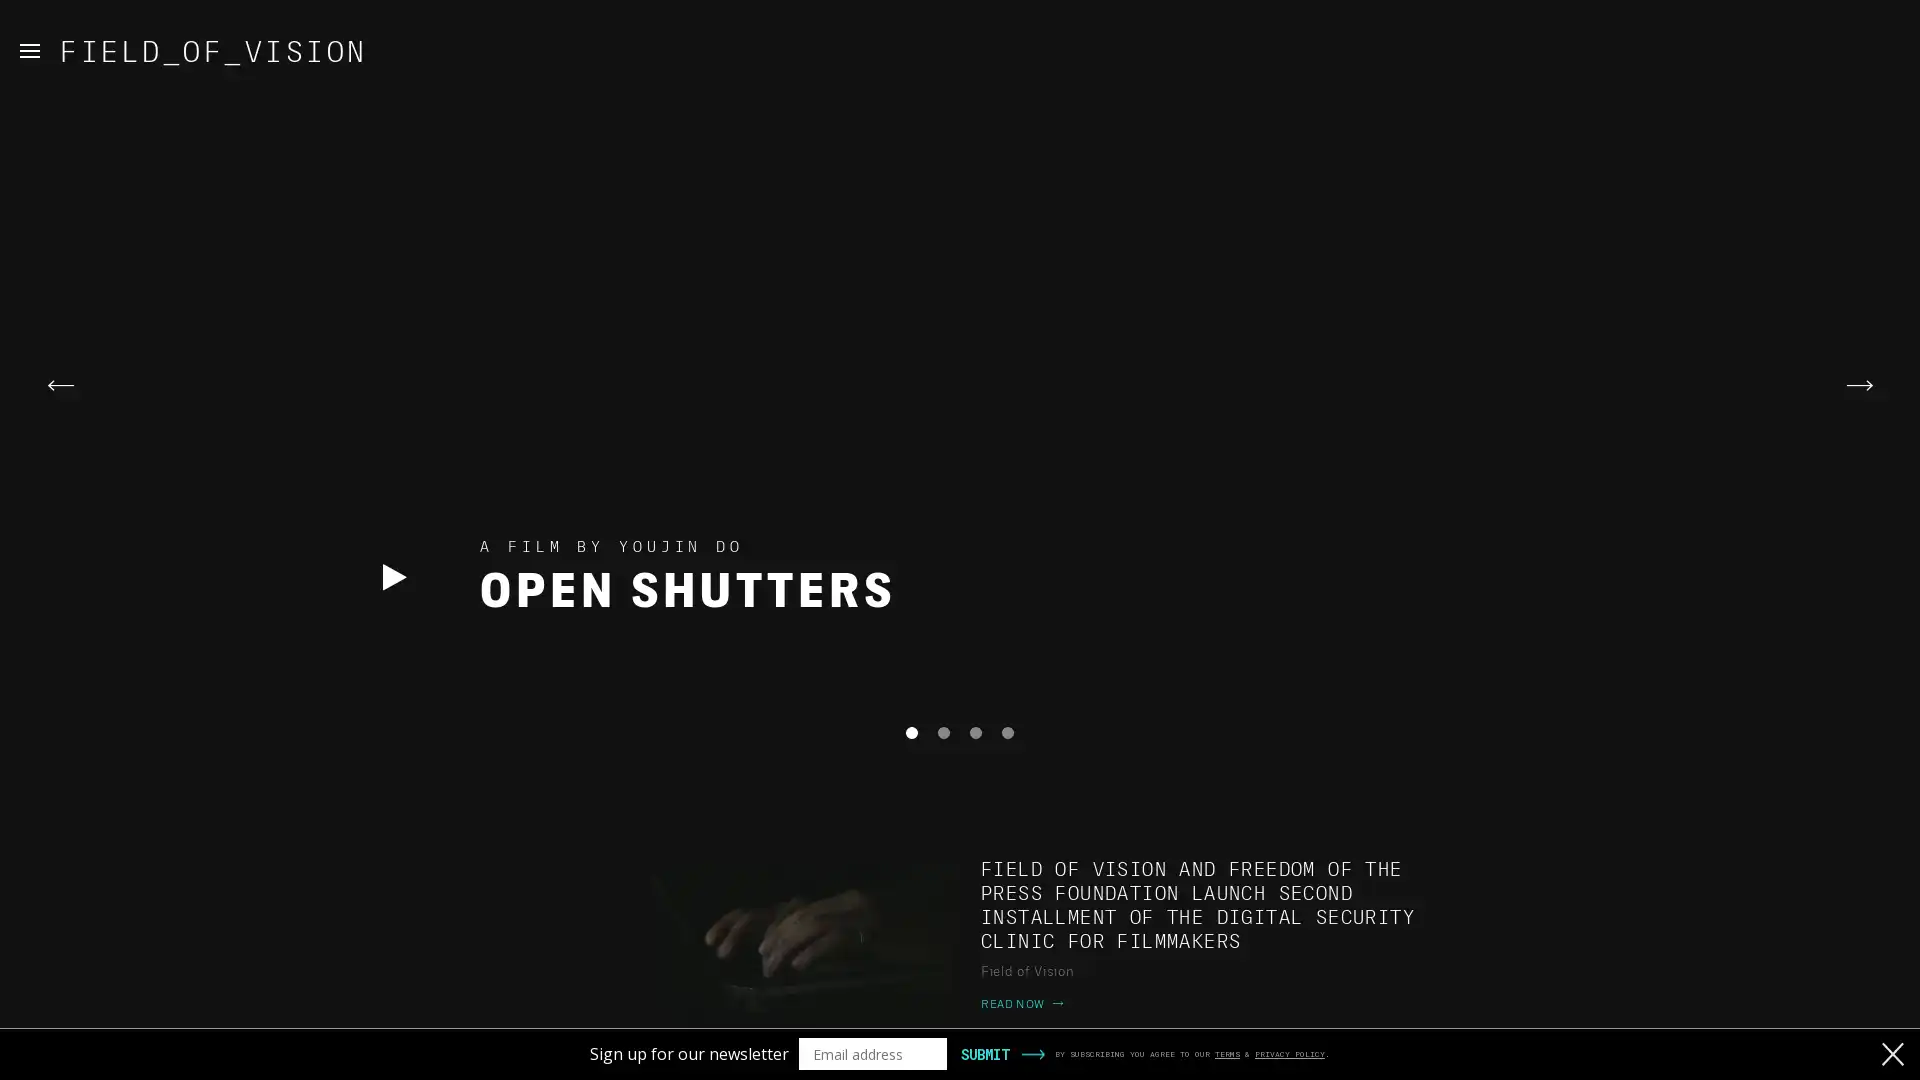  I want to click on SUBMIT, so click(984, 1052).